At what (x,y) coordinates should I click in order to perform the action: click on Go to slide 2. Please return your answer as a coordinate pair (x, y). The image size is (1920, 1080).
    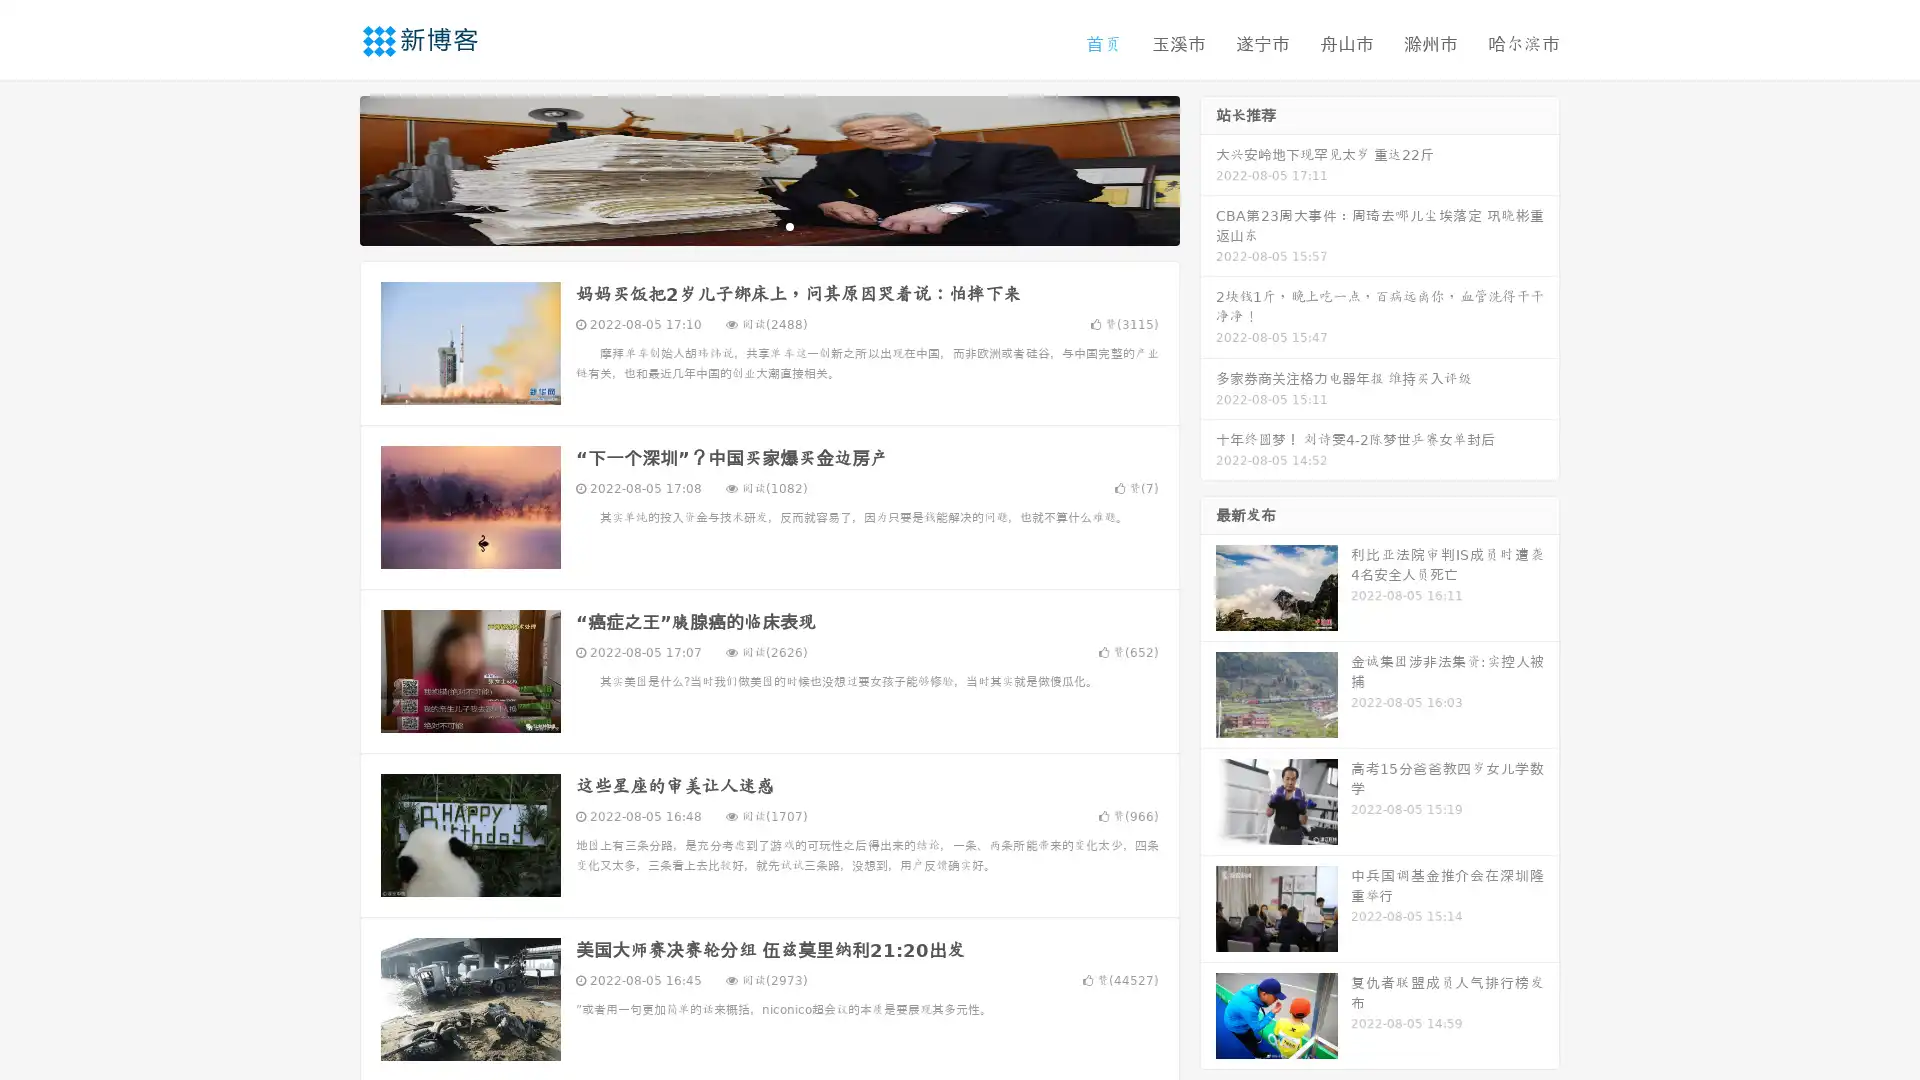
    Looking at the image, I should click on (768, 225).